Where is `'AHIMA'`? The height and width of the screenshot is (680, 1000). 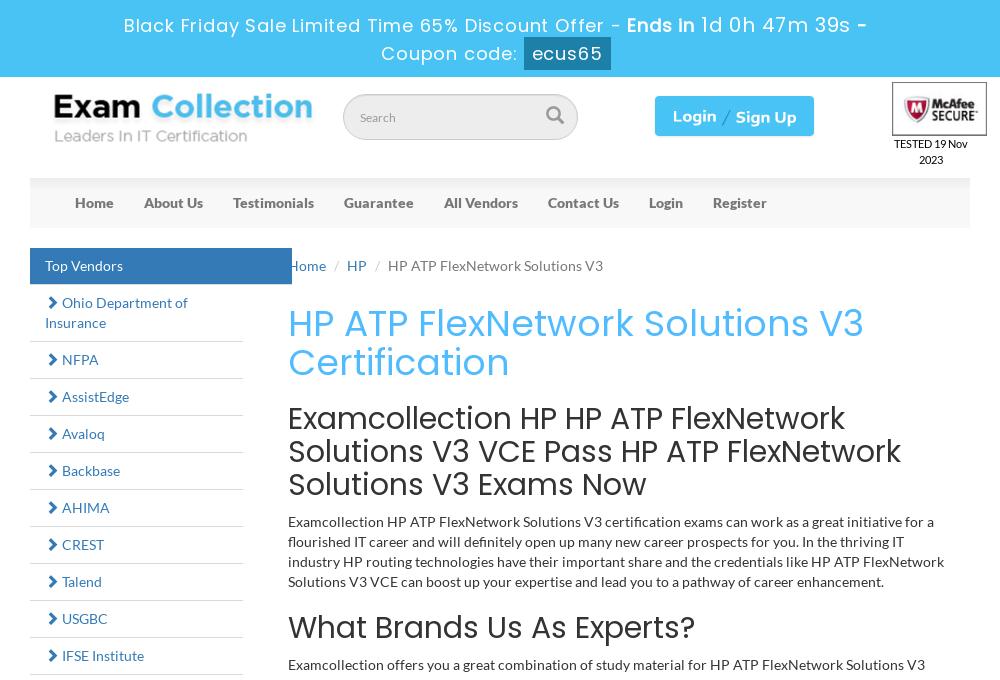 'AHIMA' is located at coordinates (83, 506).